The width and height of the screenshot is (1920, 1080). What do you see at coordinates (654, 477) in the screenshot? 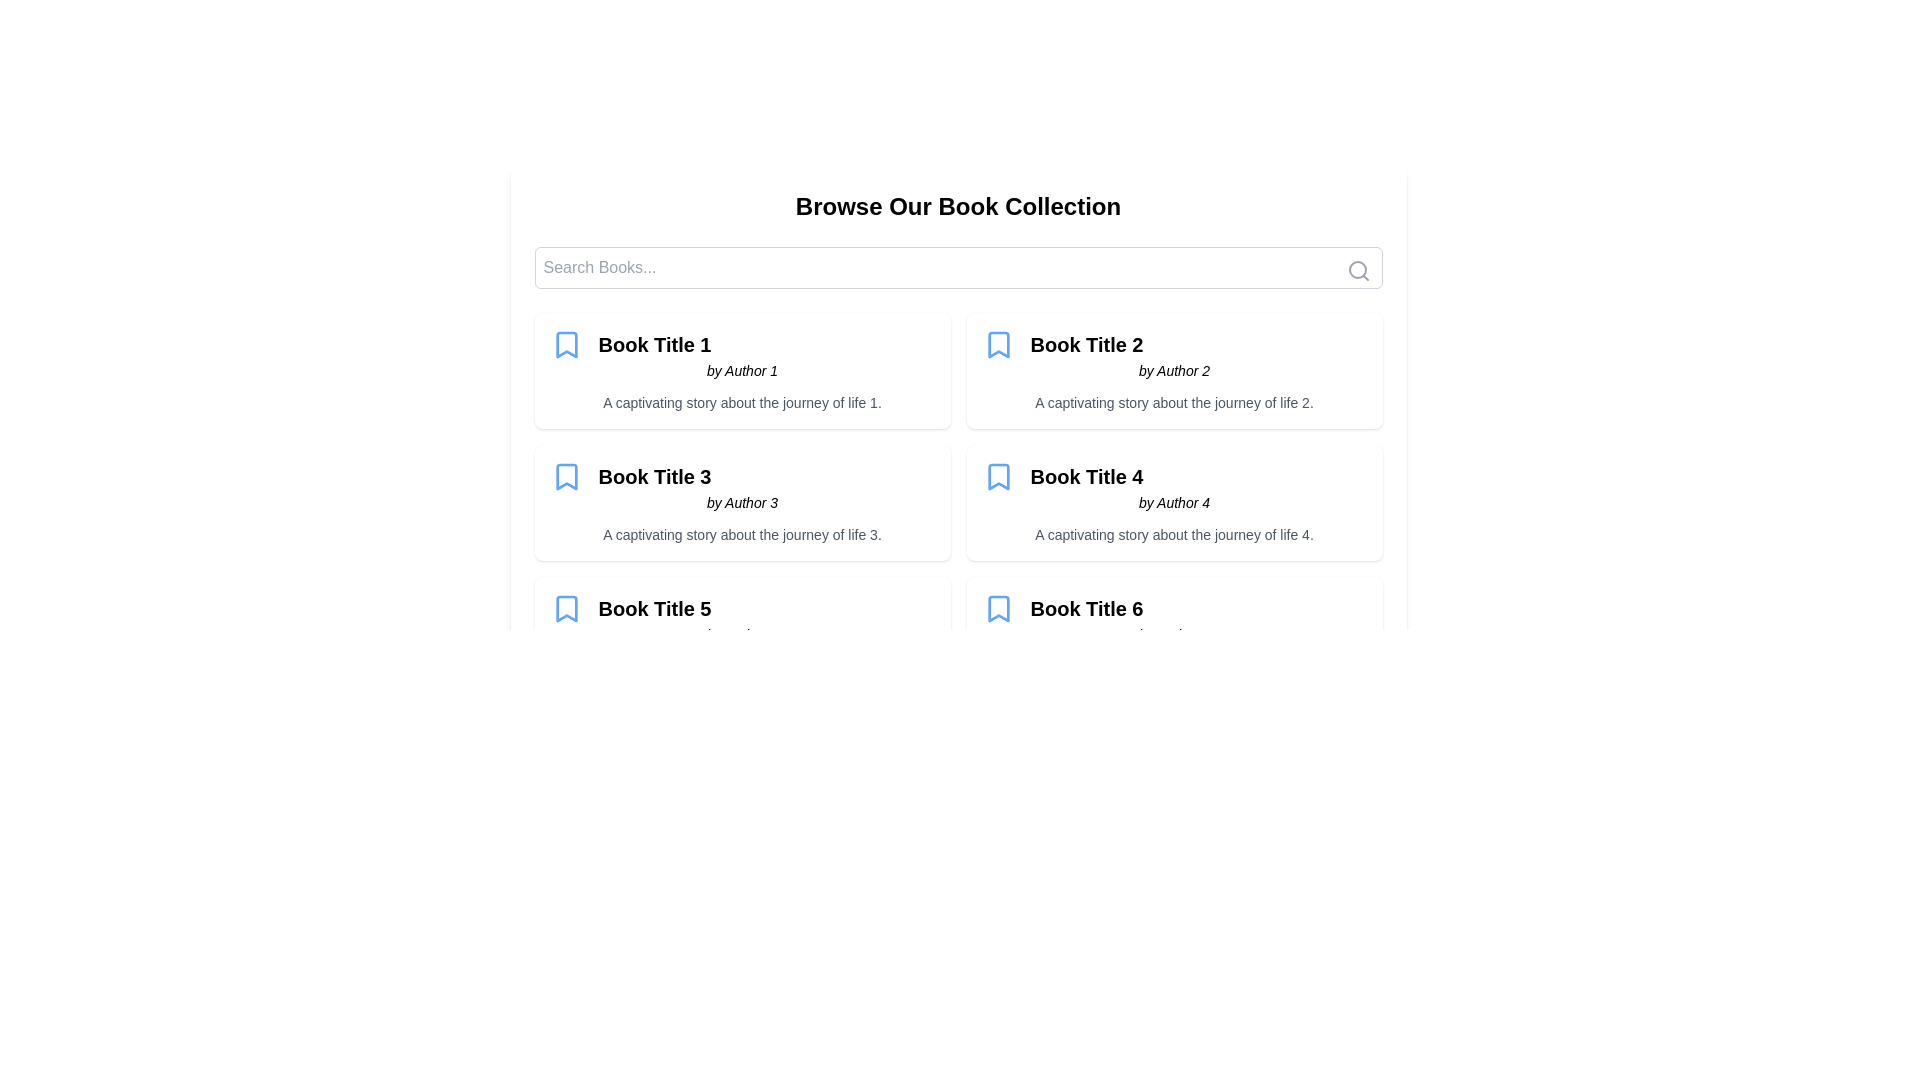
I see `the displayed text of the text label titled 'Book Title 3' located in the left column of the second row of the book list grid` at bounding box center [654, 477].